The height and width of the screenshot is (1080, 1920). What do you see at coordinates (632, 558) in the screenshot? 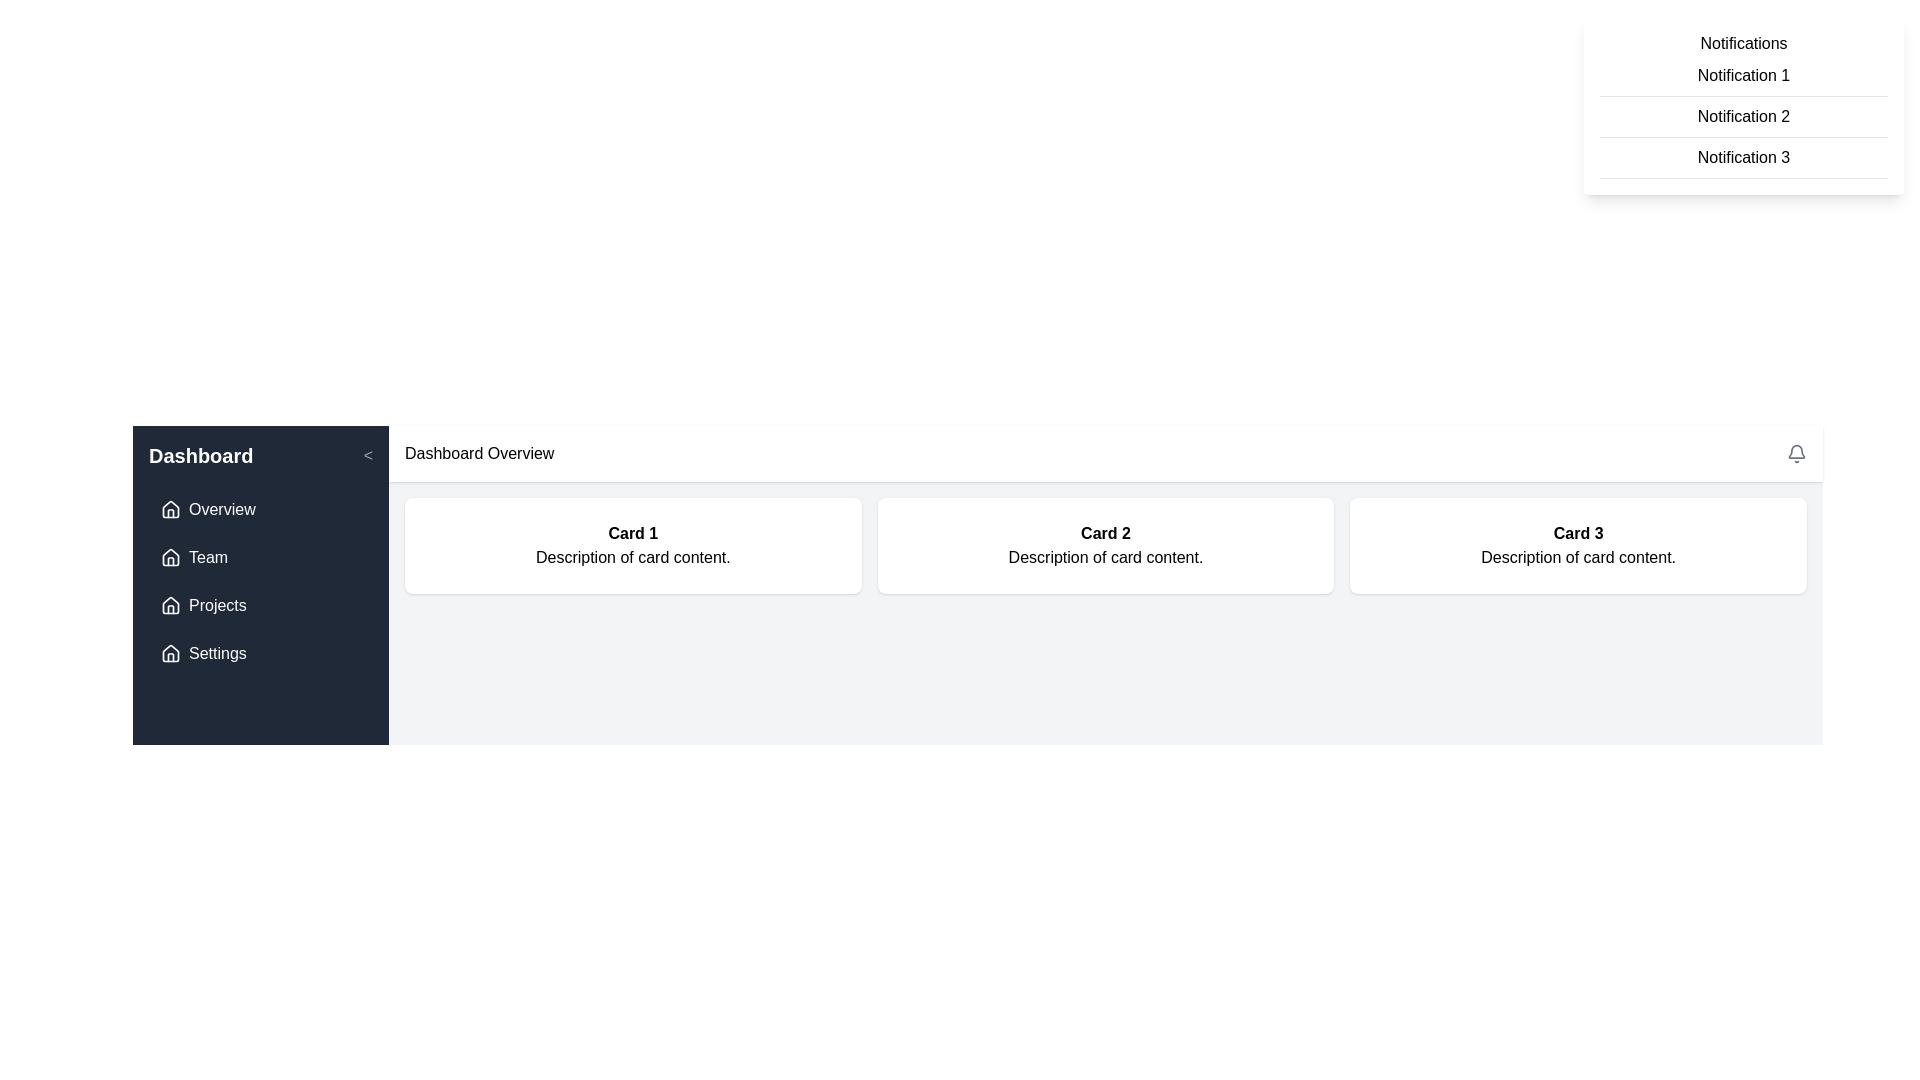
I see `the text label displaying 'Description of card content.' located below the header 'Card 1' in the leftmost card of a three-card layout` at bounding box center [632, 558].